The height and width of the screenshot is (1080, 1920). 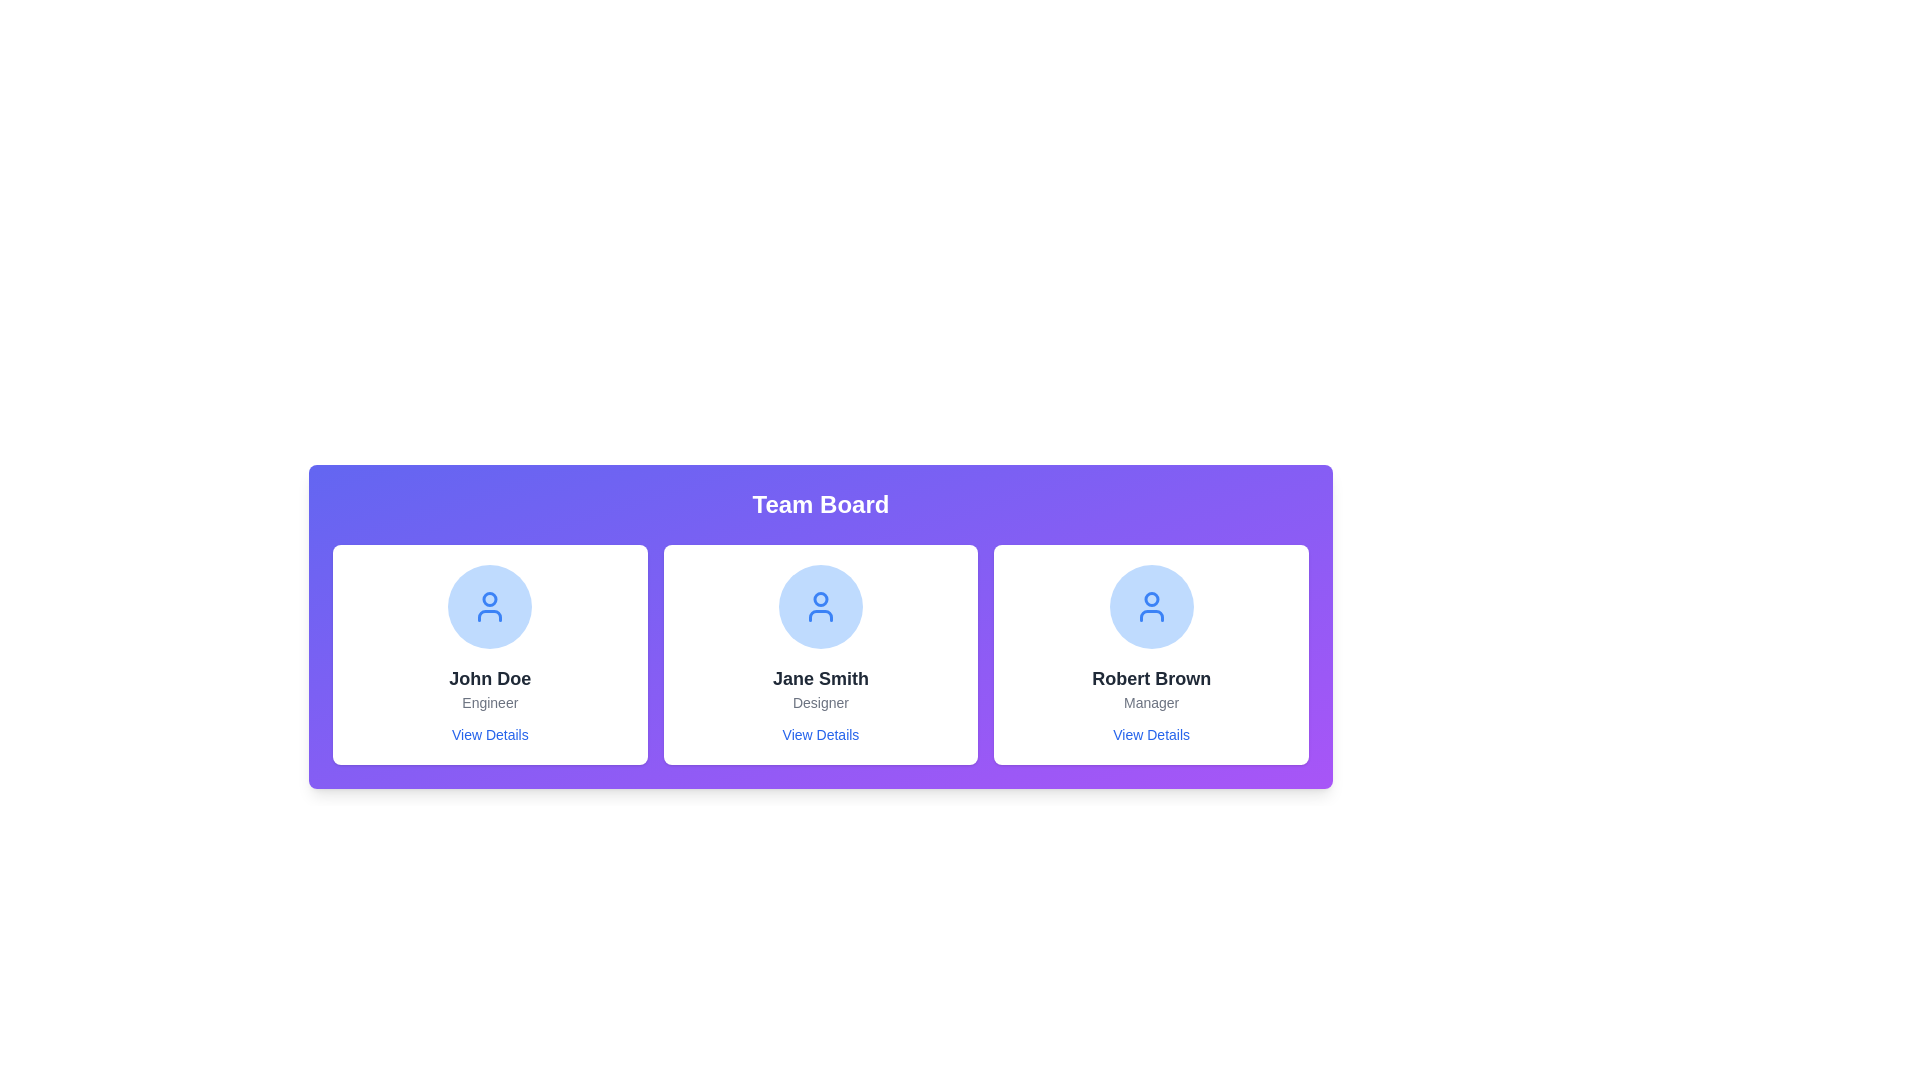 What do you see at coordinates (1151, 655) in the screenshot?
I see `the profile card displaying 'Robert Brown', which includes a round blue icon and the link 'View Details' at the bottom, for context menu options` at bounding box center [1151, 655].